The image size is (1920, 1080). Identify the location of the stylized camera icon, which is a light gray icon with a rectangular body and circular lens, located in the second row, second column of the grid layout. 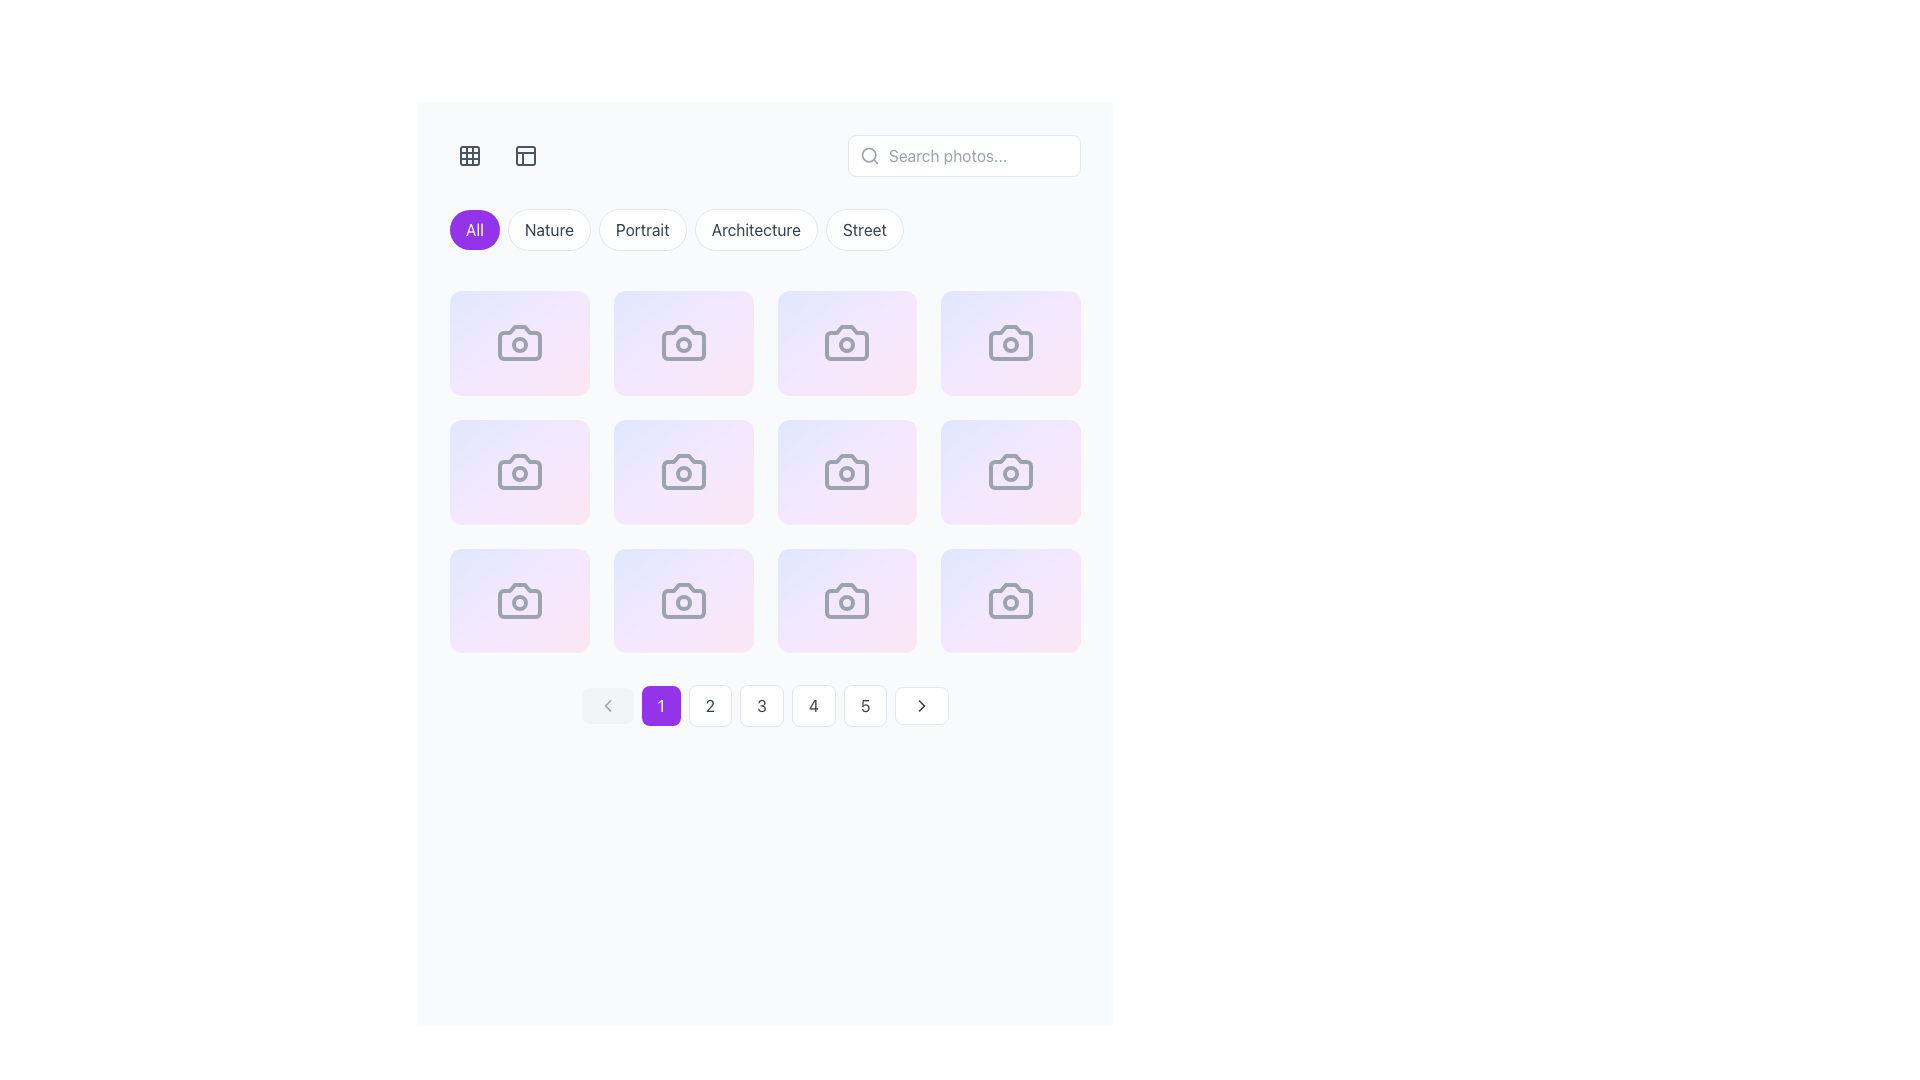
(683, 600).